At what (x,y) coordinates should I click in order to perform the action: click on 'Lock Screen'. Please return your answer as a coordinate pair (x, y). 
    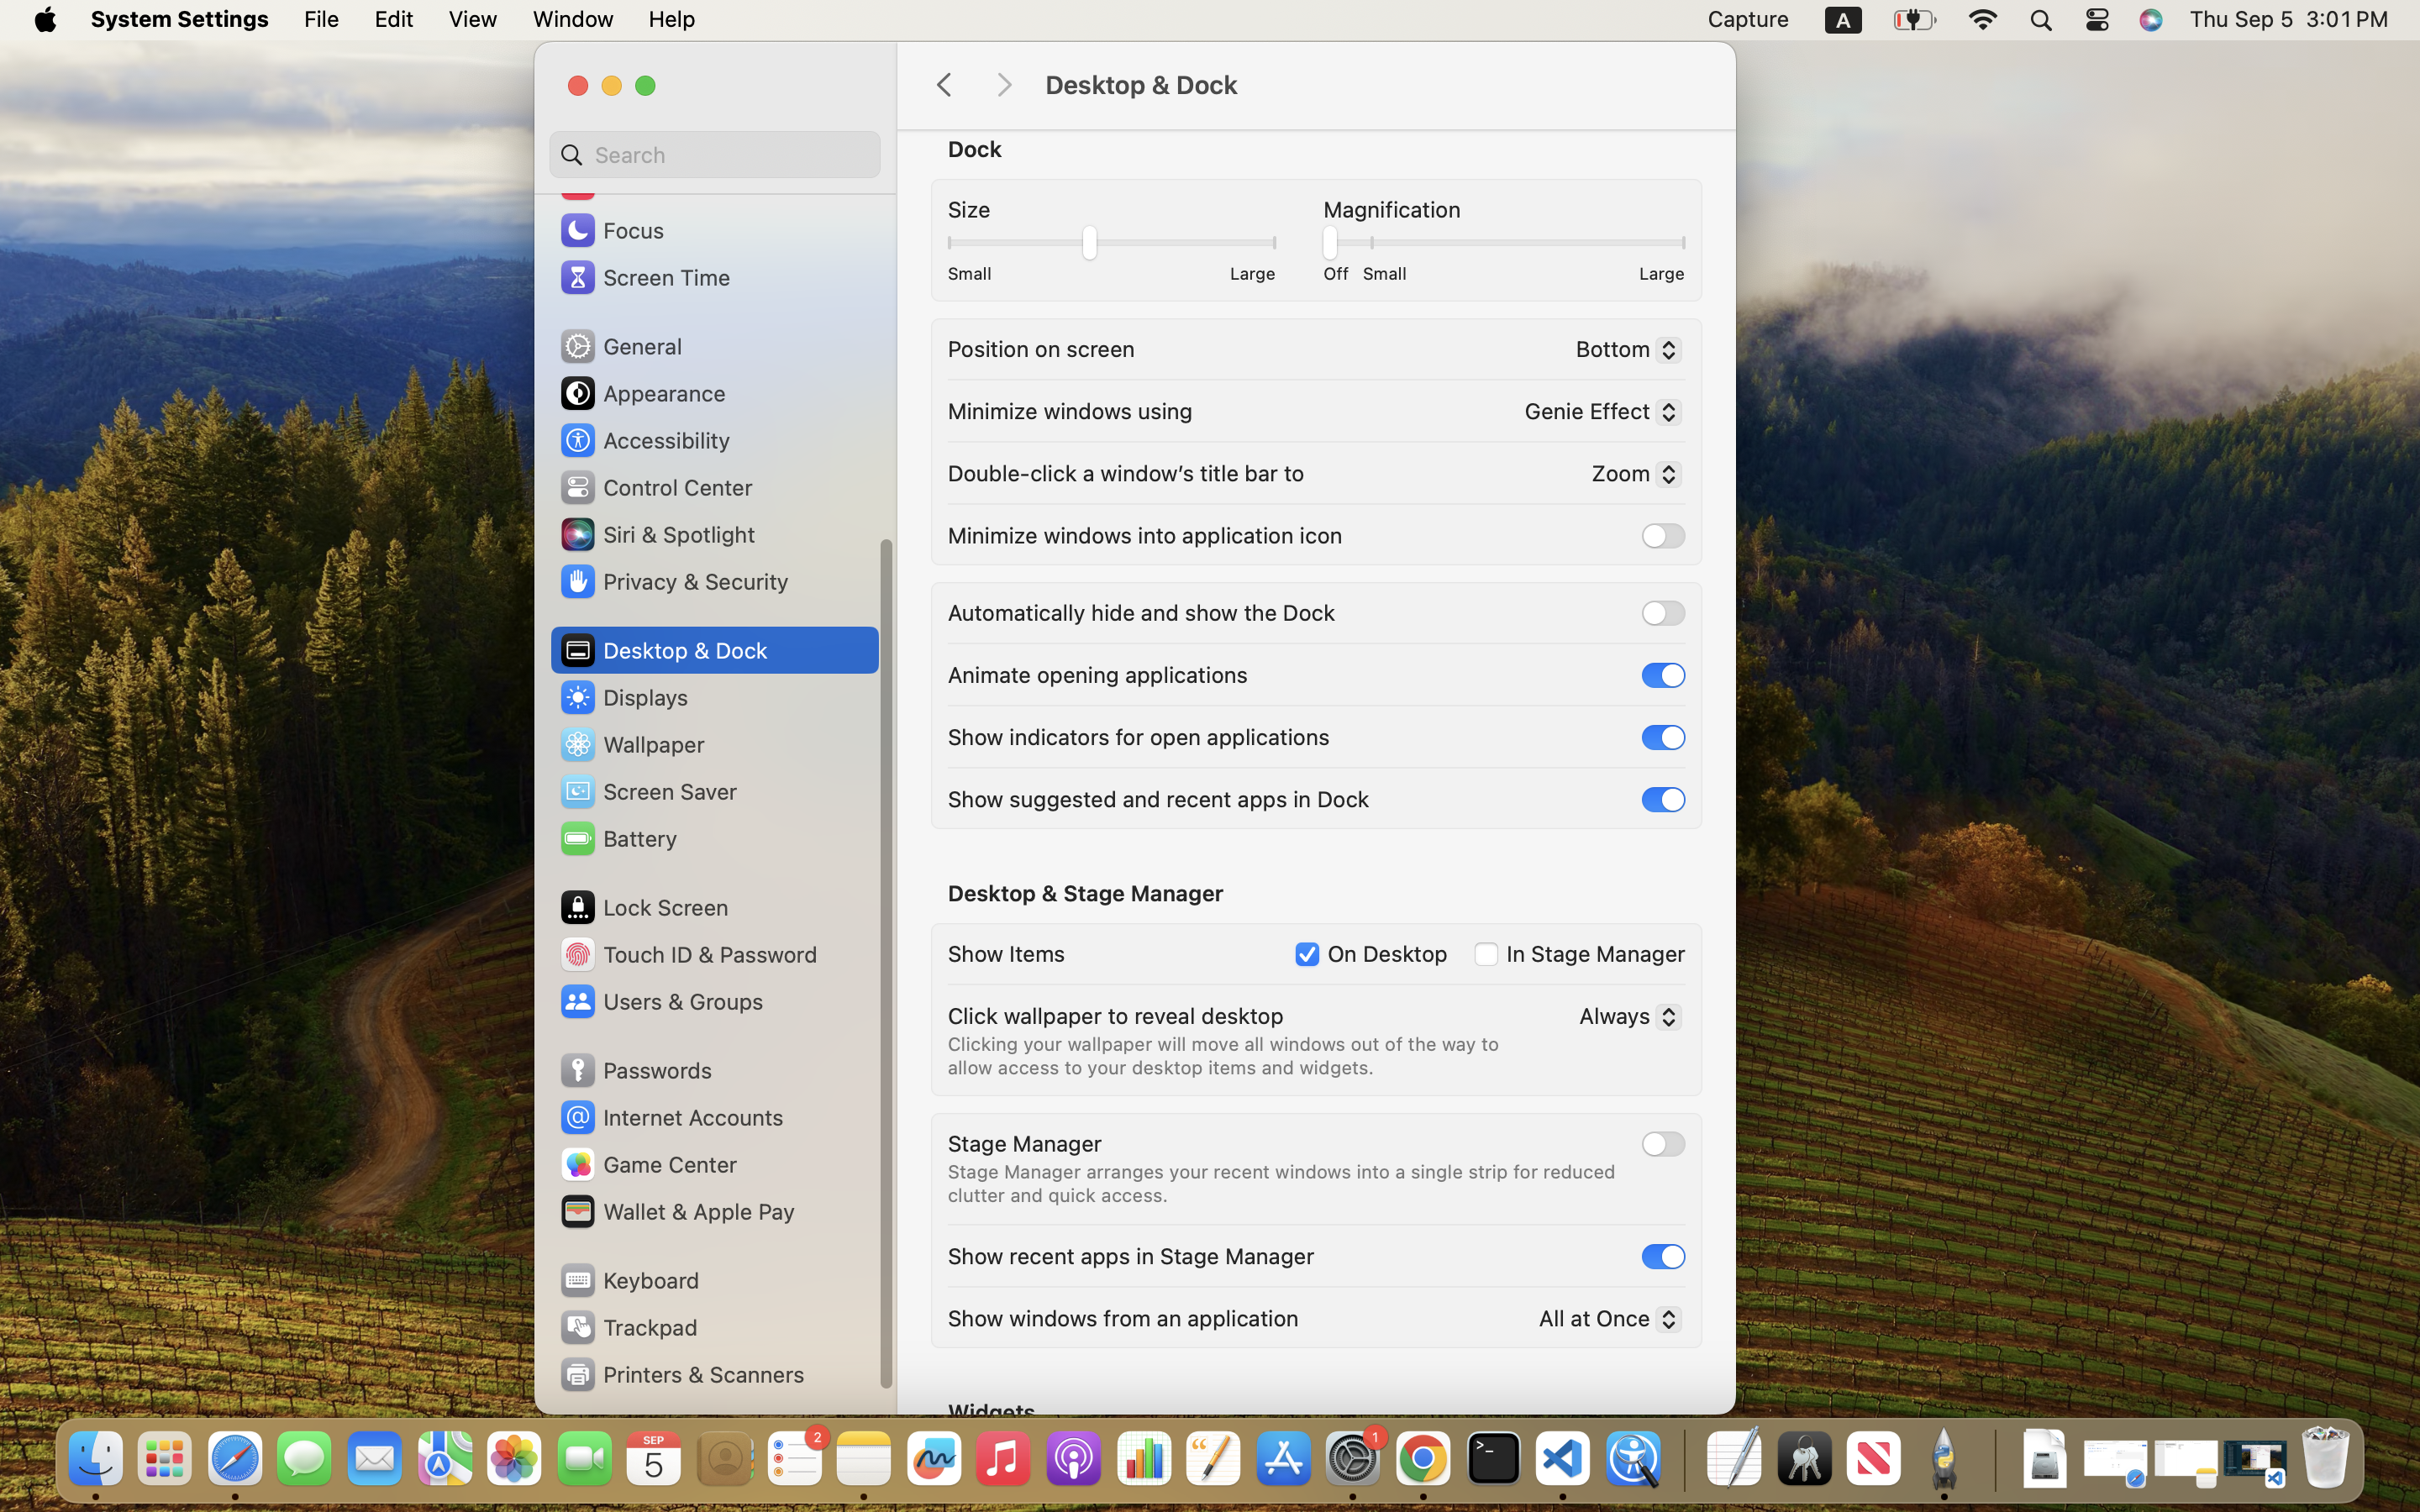
    Looking at the image, I should click on (644, 906).